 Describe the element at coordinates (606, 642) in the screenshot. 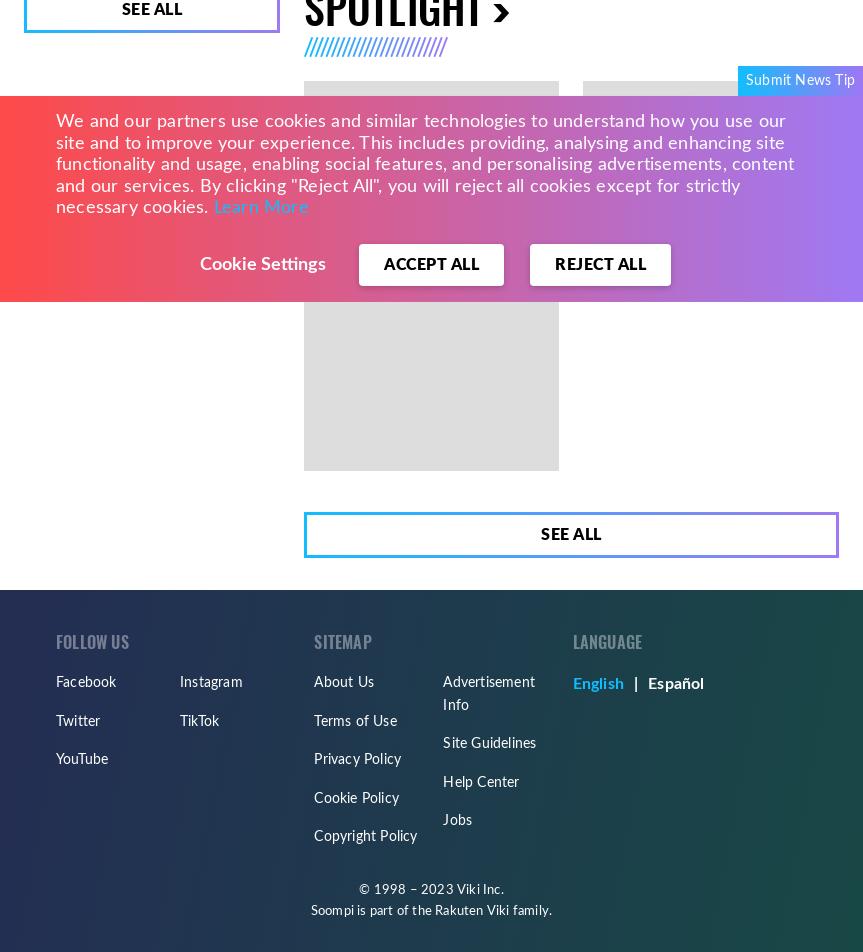

I see `'Language'` at that location.